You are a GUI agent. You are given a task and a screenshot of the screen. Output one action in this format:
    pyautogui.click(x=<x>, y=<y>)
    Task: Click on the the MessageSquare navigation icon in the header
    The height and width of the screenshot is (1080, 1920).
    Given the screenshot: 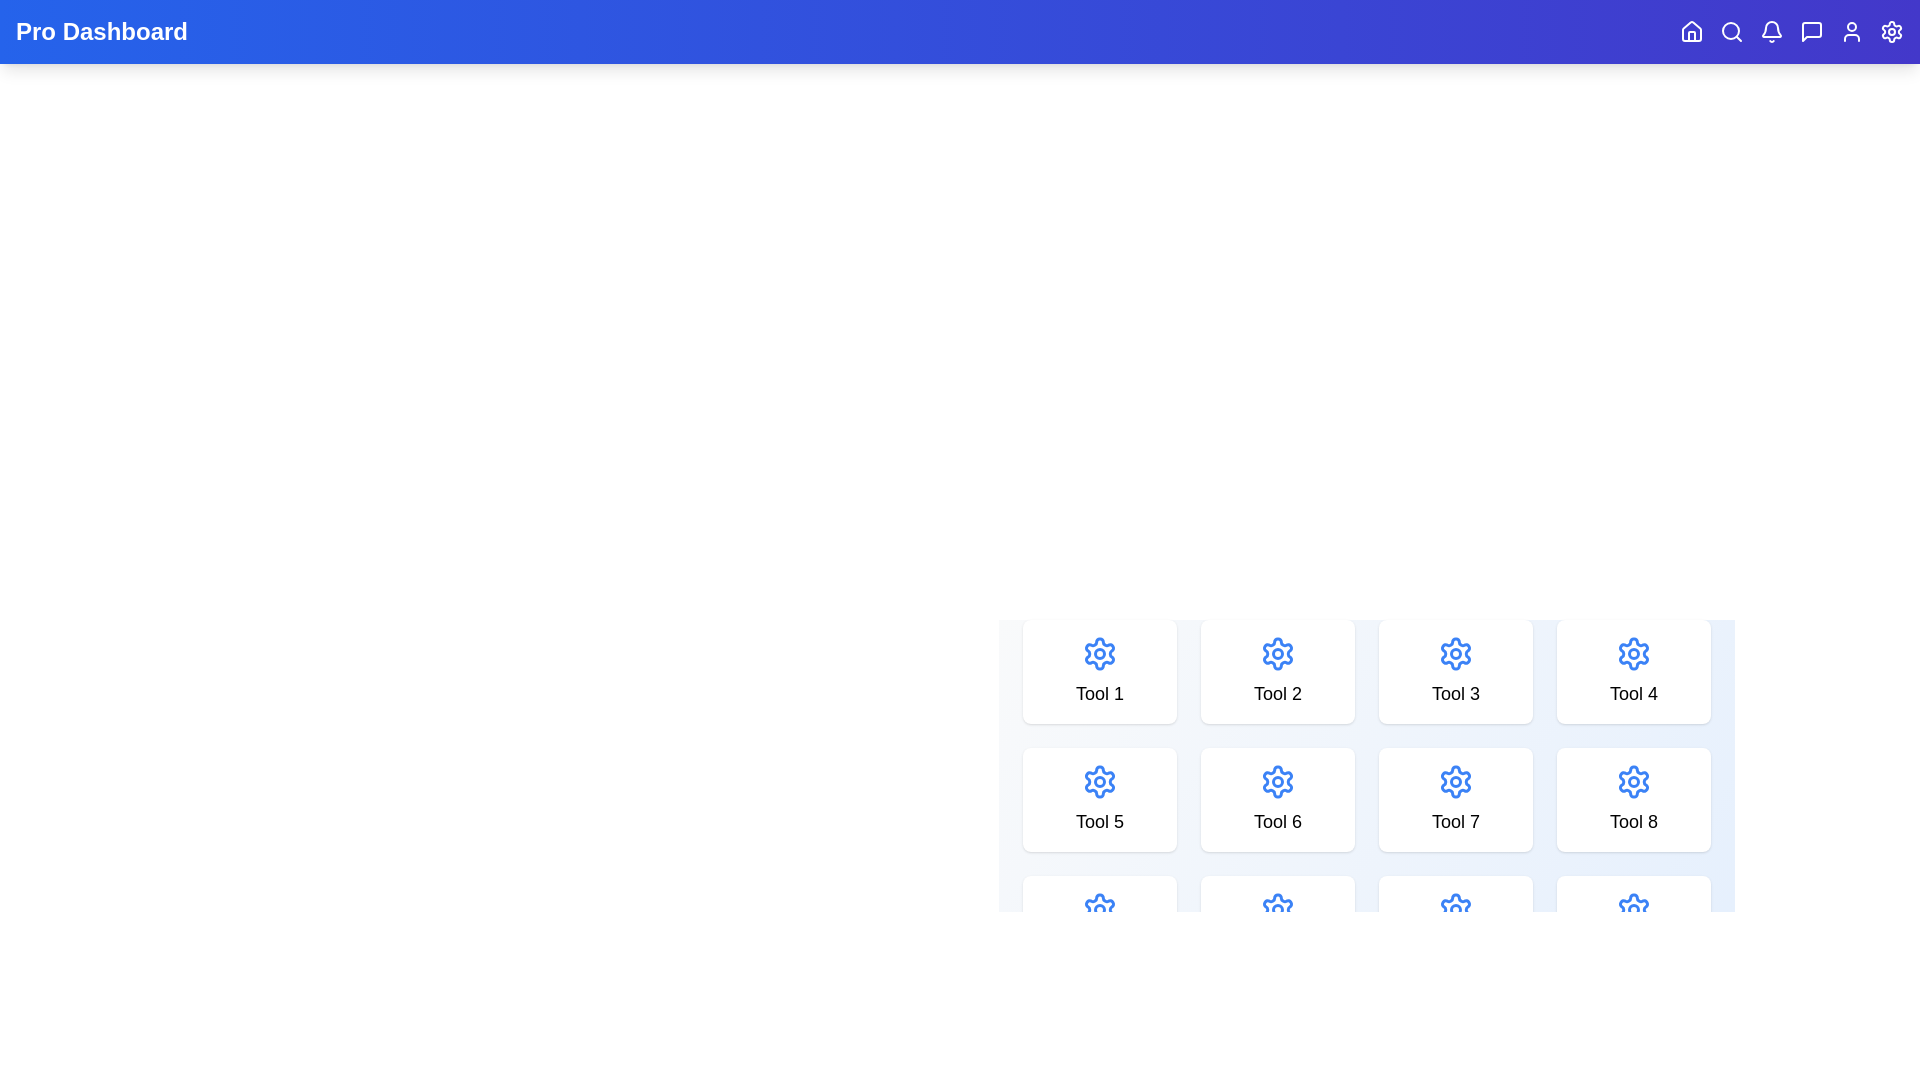 What is the action you would take?
    pyautogui.click(x=1811, y=31)
    